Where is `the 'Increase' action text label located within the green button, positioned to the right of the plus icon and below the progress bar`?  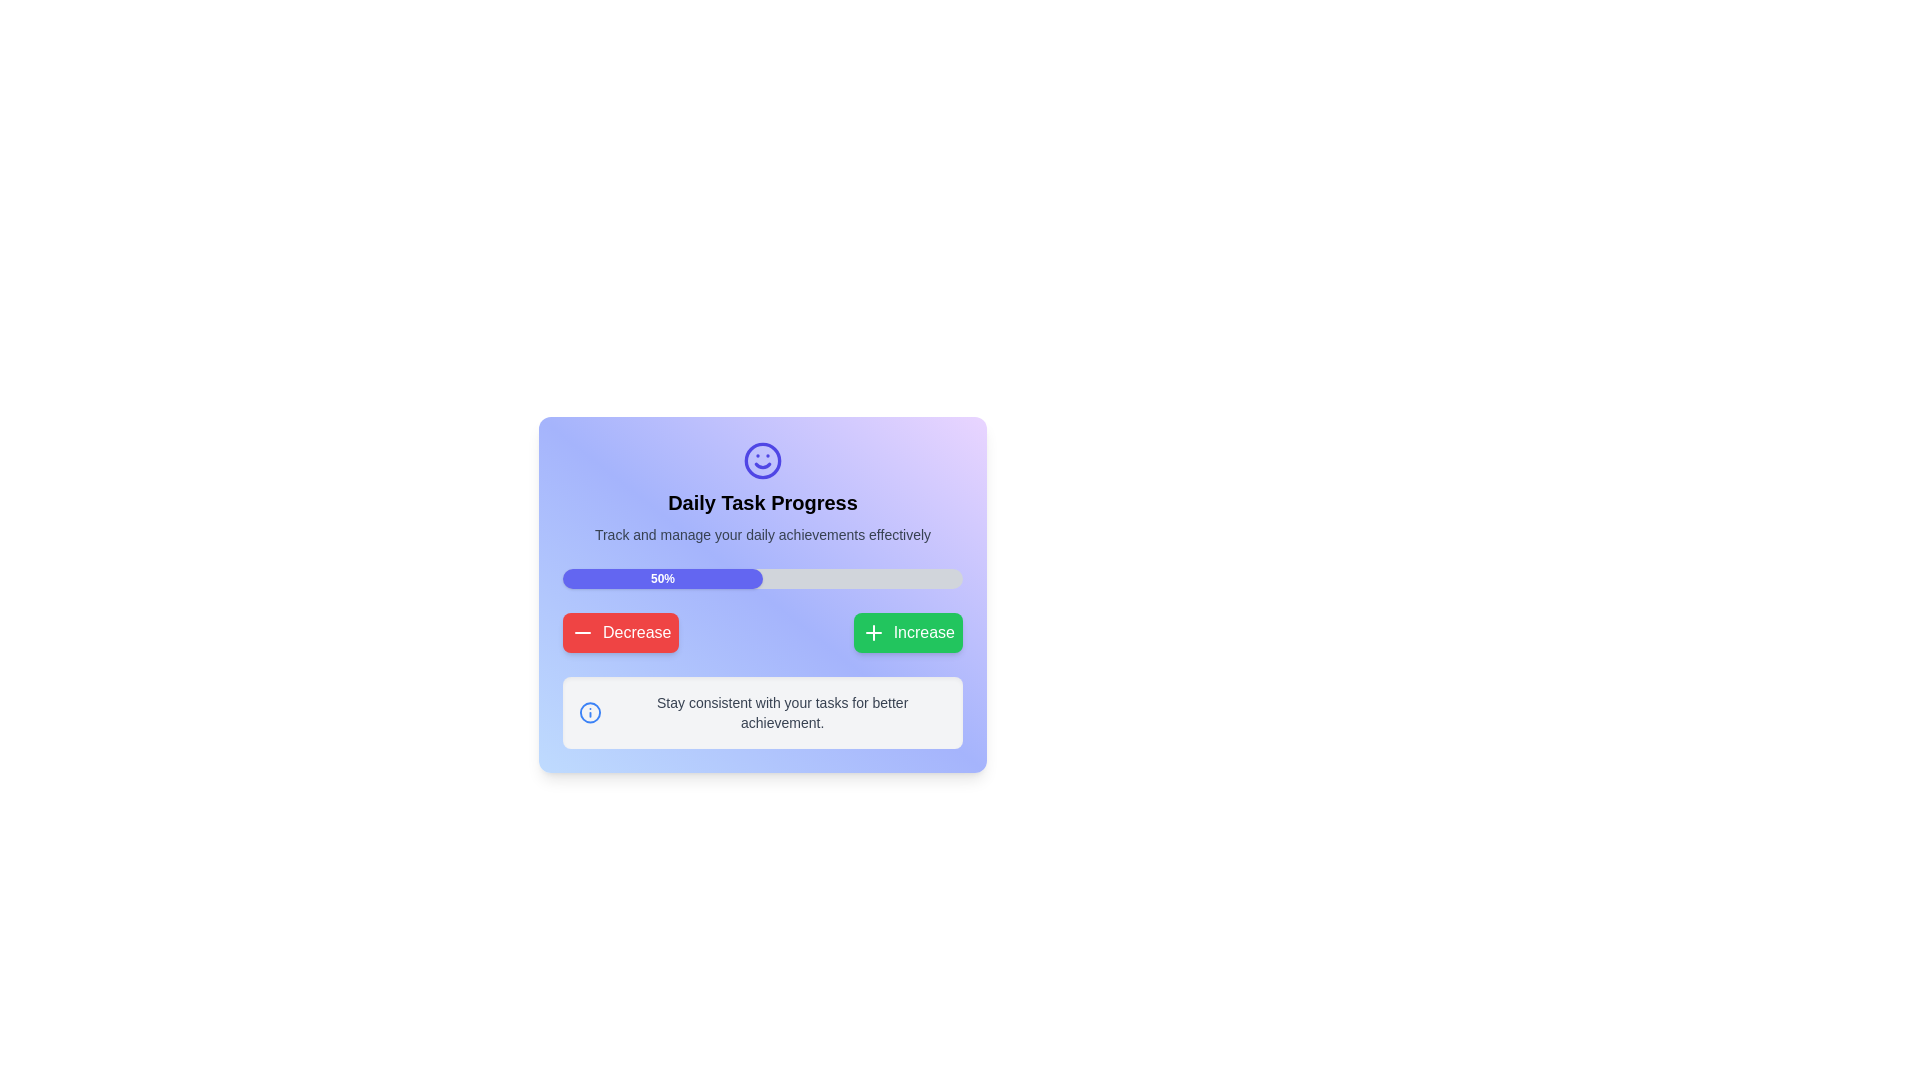 the 'Increase' action text label located within the green button, positioned to the right of the plus icon and below the progress bar is located at coordinates (923, 632).